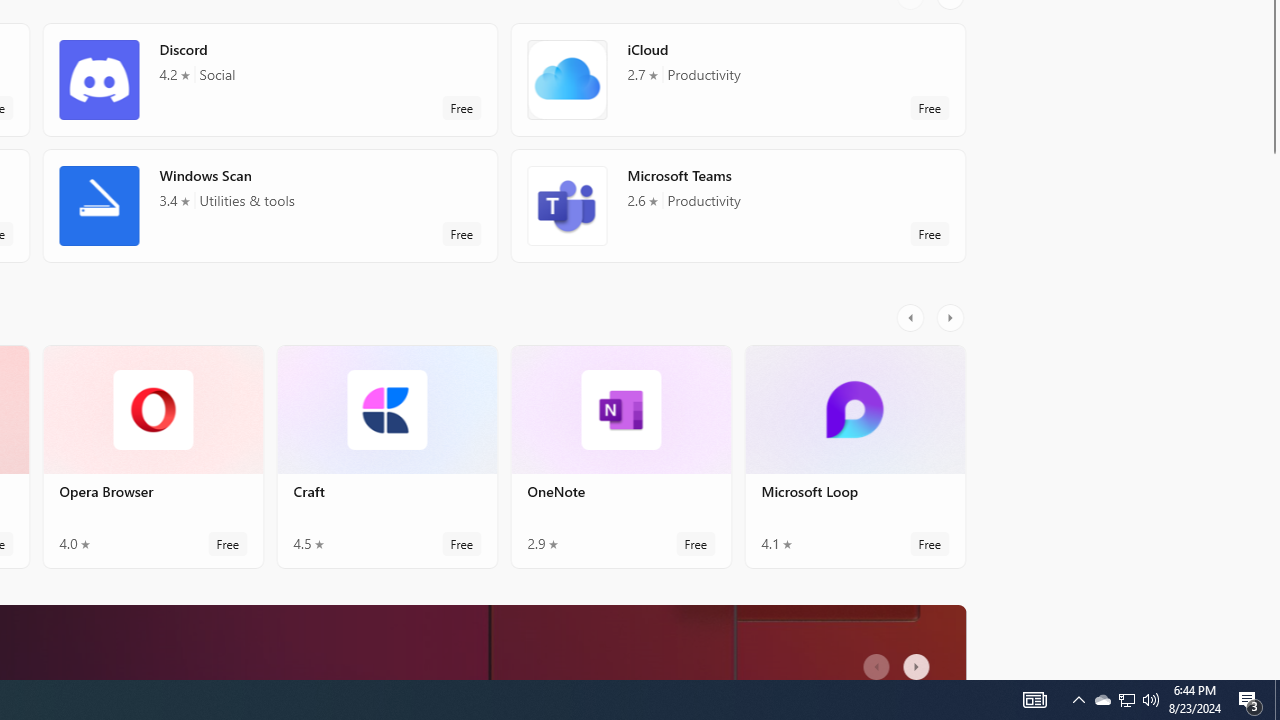 This screenshot has width=1280, height=720. I want to click on 'Discord. Average rating of 4.2 out of five stars. Free  ', so click(269, 78).